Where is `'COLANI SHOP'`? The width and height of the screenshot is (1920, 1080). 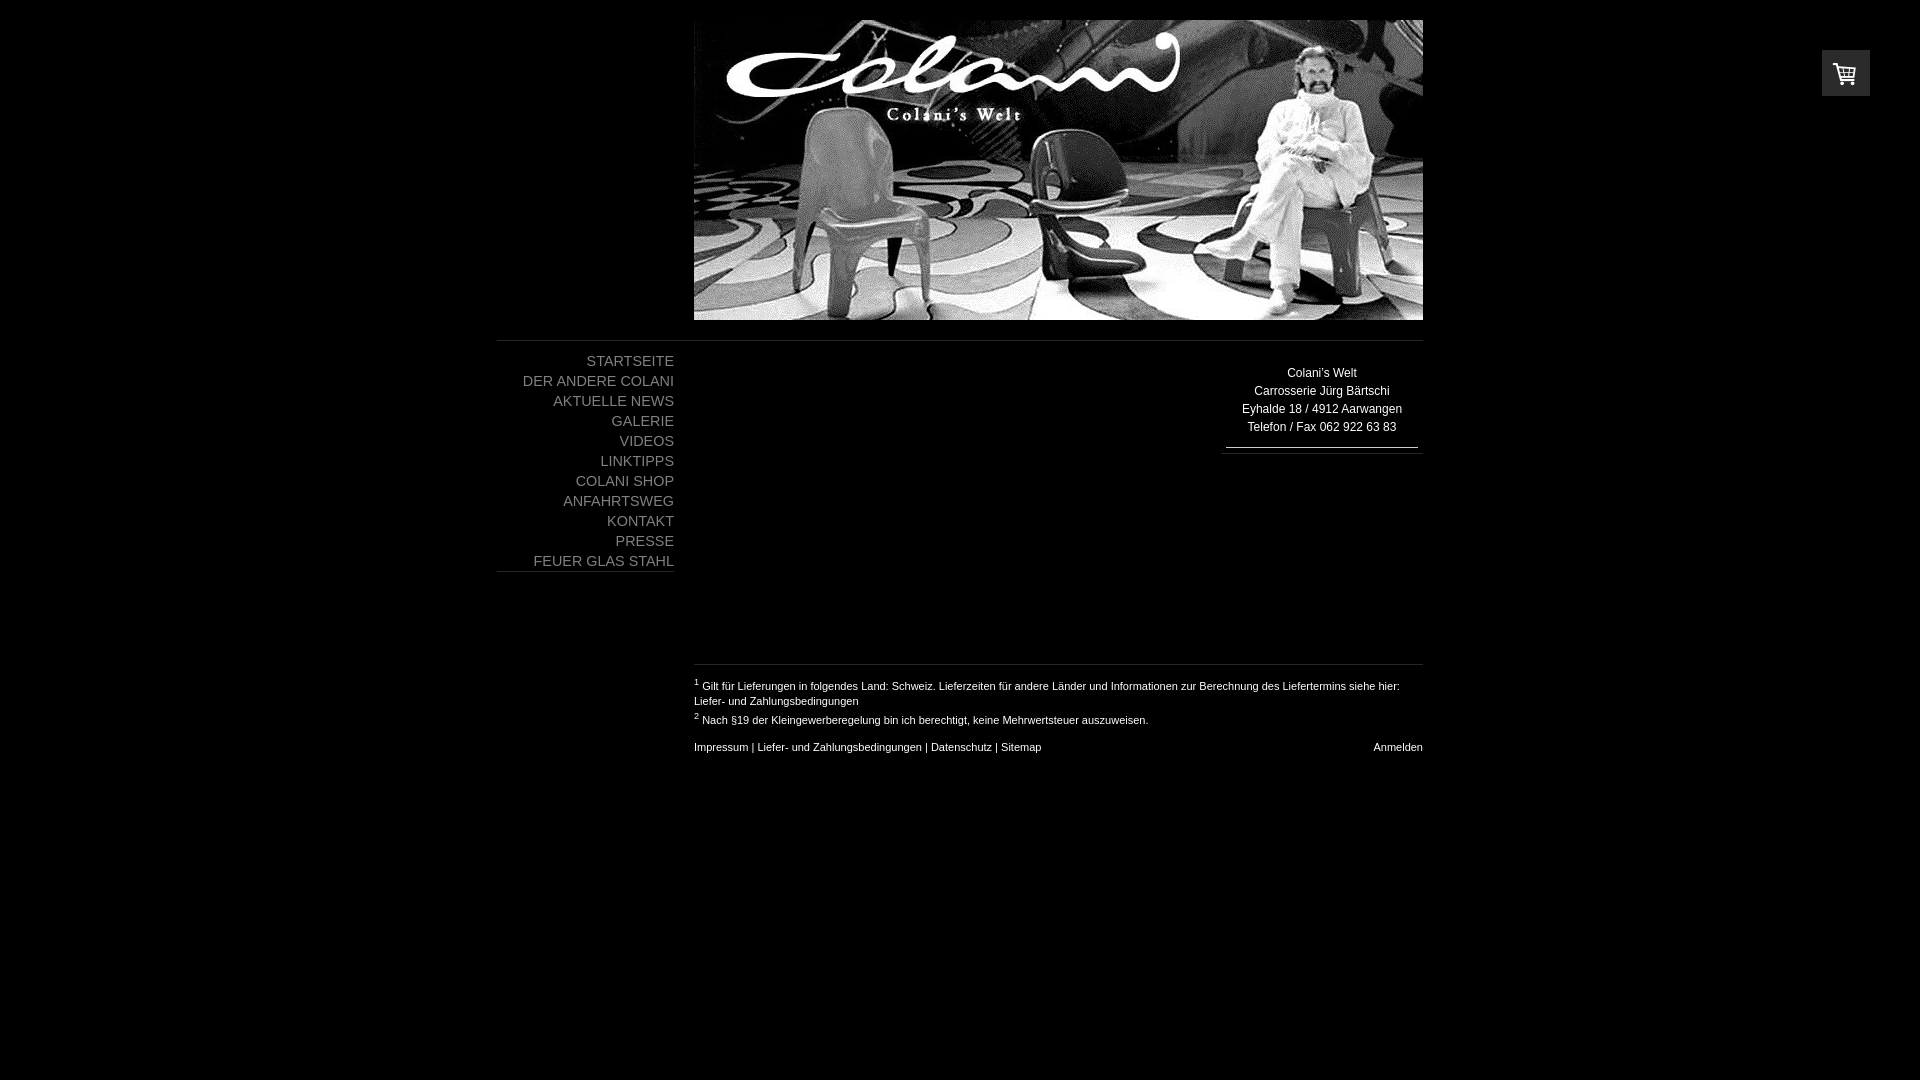
'COLANI SHOP' is located at coordinates (584, 481).